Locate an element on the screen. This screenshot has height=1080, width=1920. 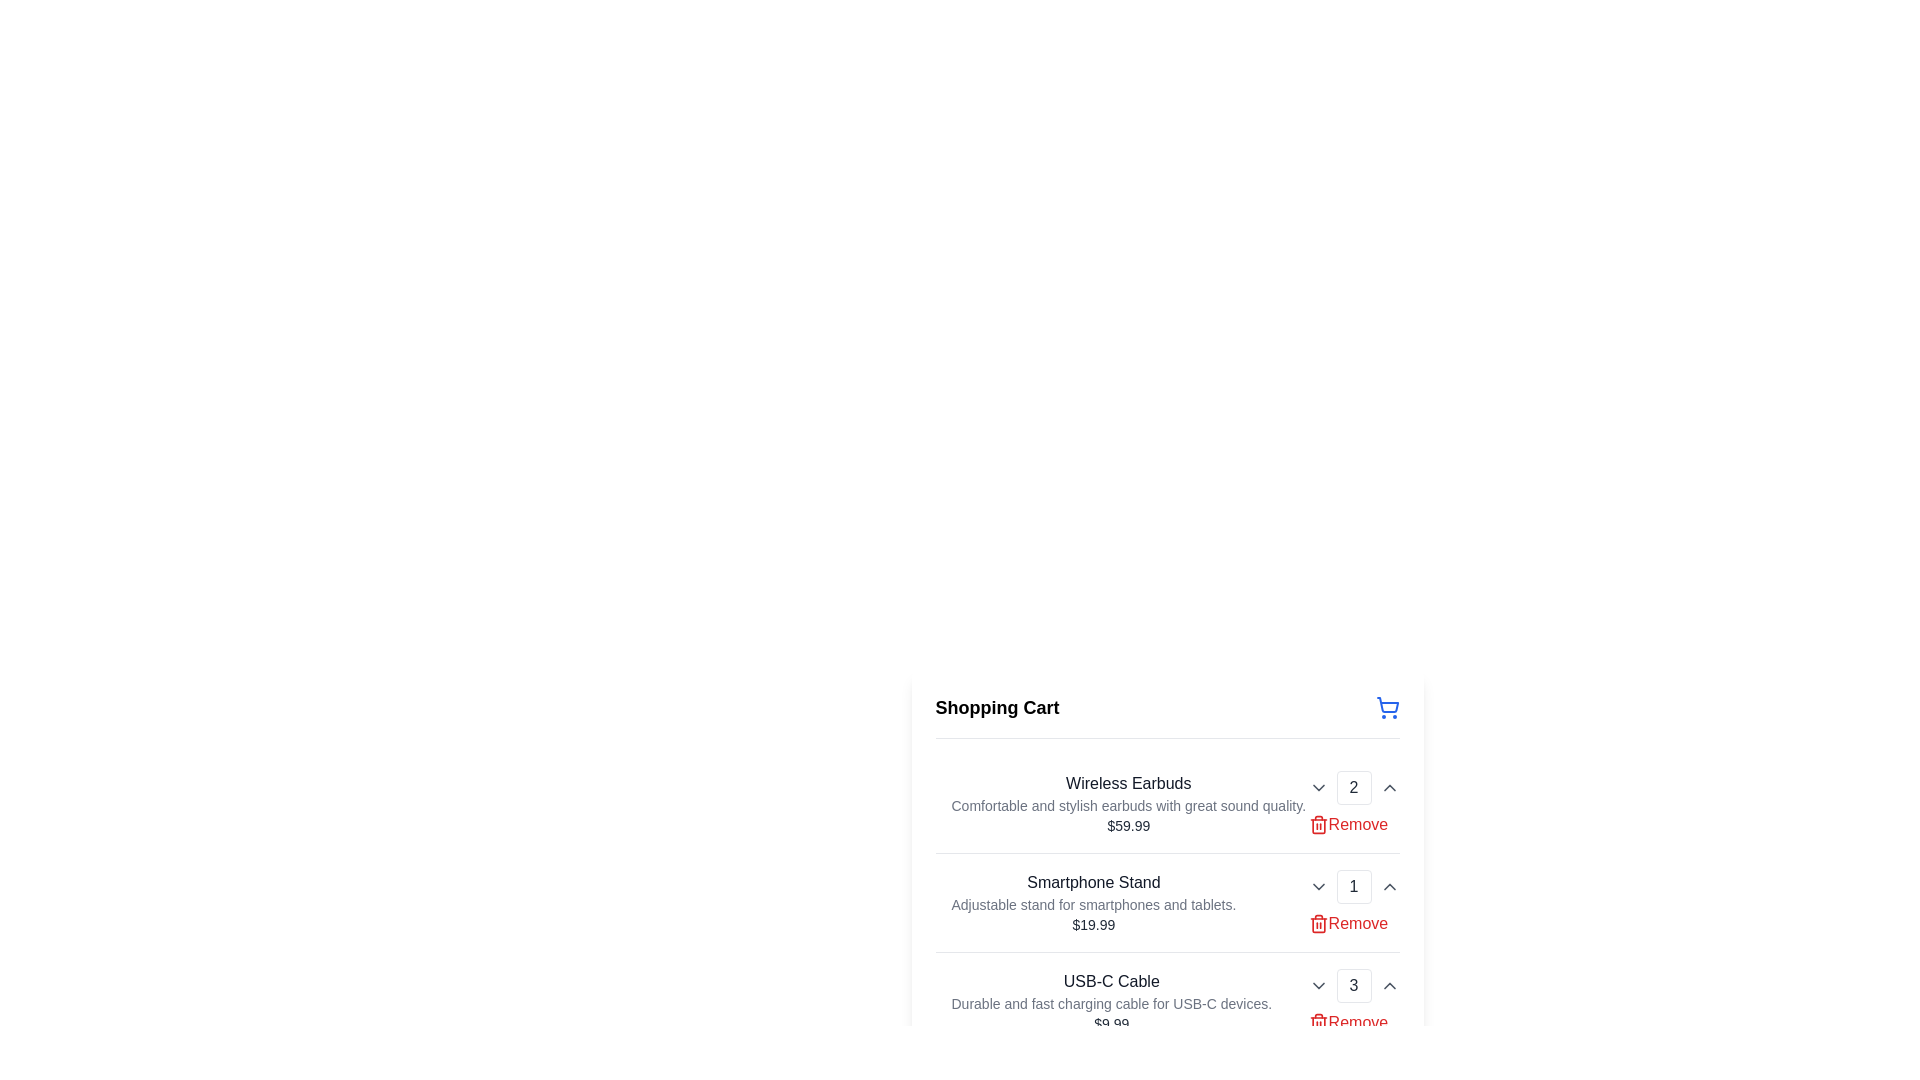
the decrement button within the quantity selector group of the 'Smartphone Stand' item in the shopping cart is located at coordinates (1353, 902).